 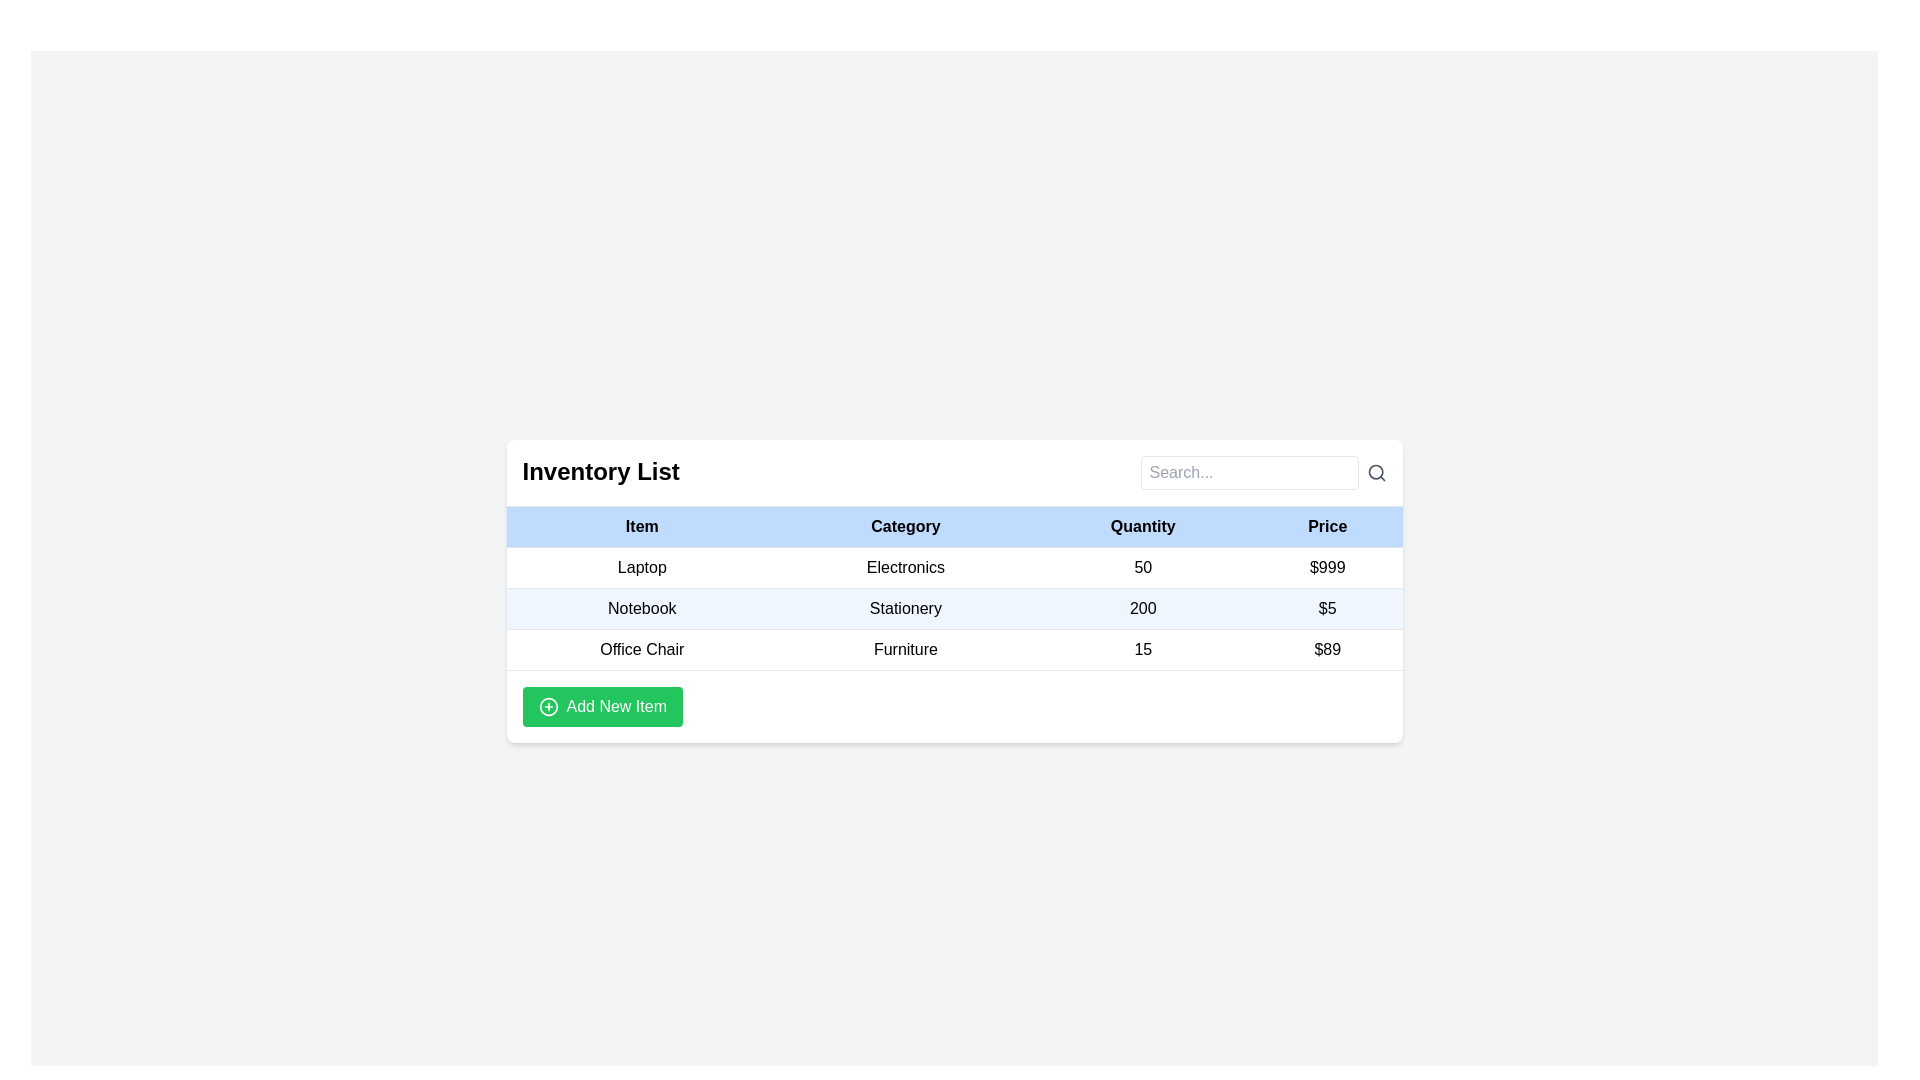 I want to click on the third row of the table displaying the item 'Office Chair', which includes its category 'Furniture', quantity '15', and price '$89', so click(x=953, y=649).